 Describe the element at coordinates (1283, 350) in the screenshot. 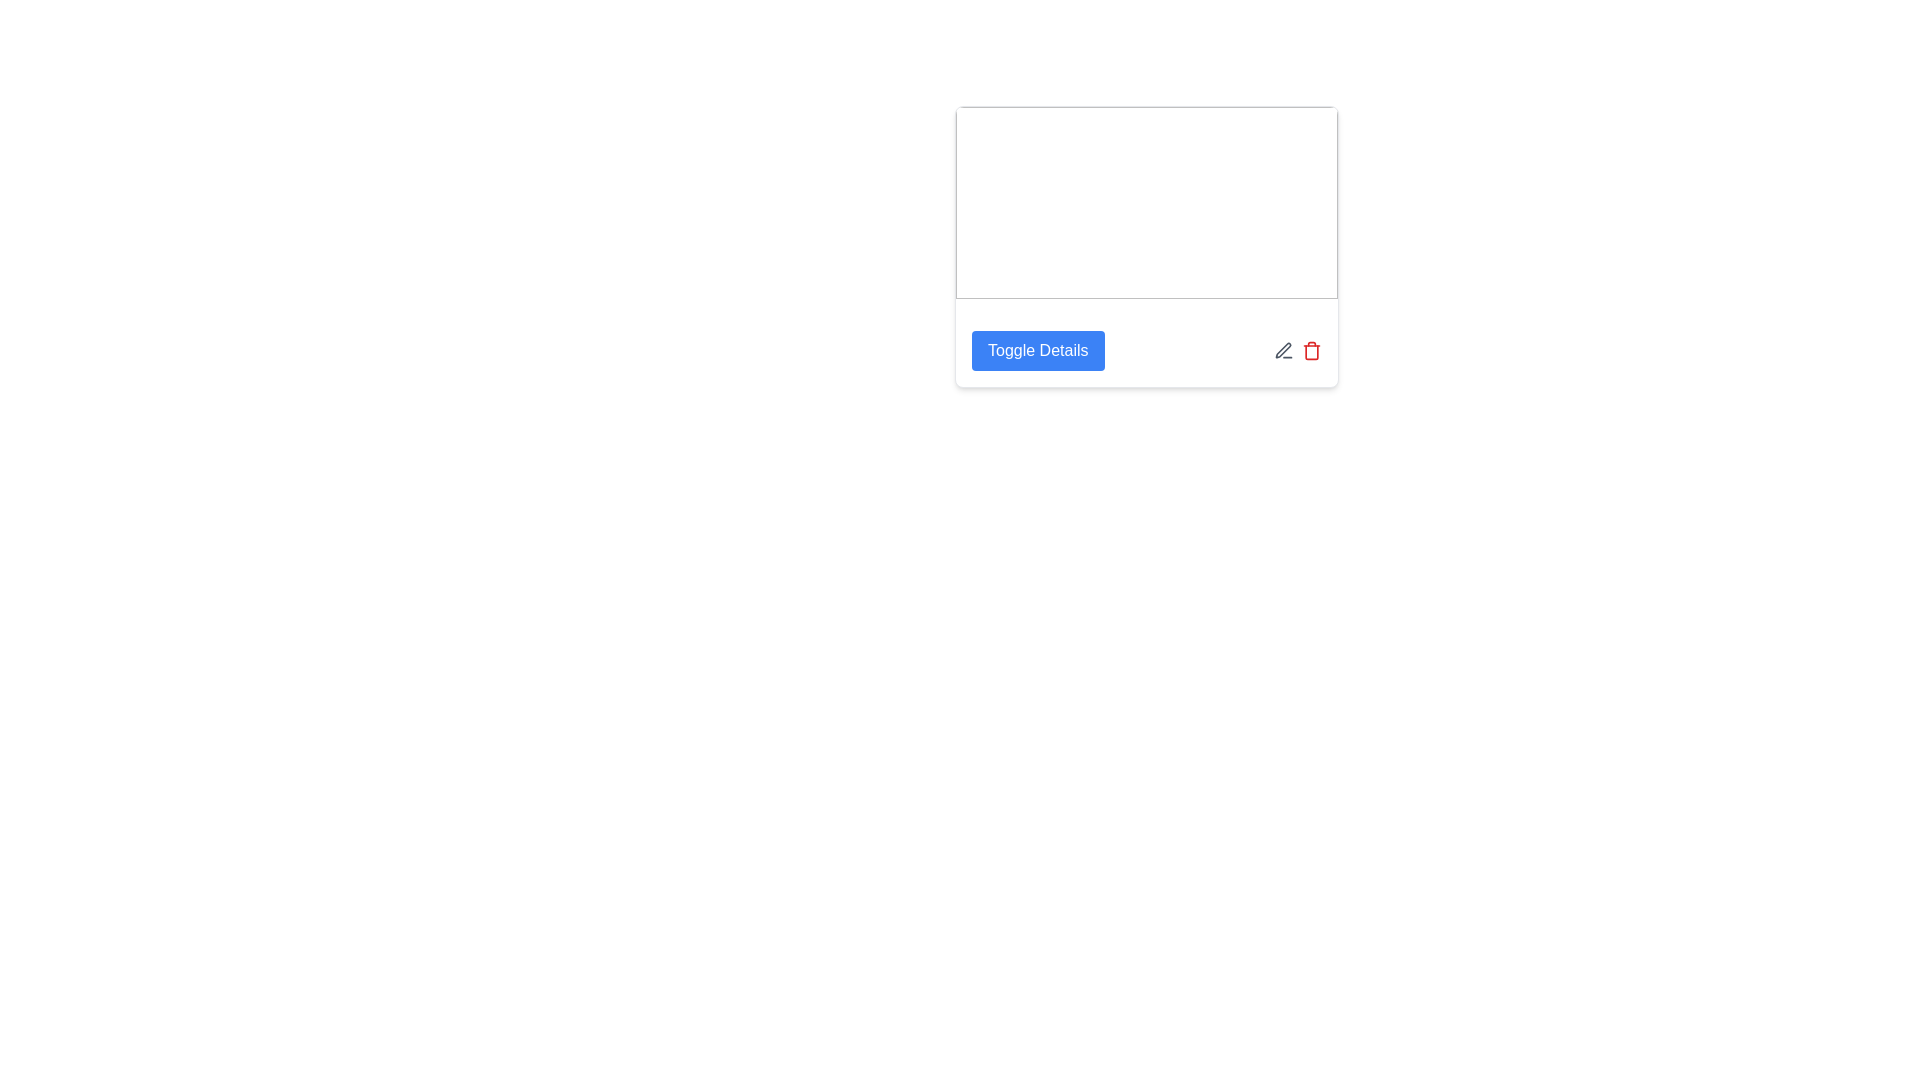

I see `the first icon button to the right of the blue 'Toggle Details' button` at that location.